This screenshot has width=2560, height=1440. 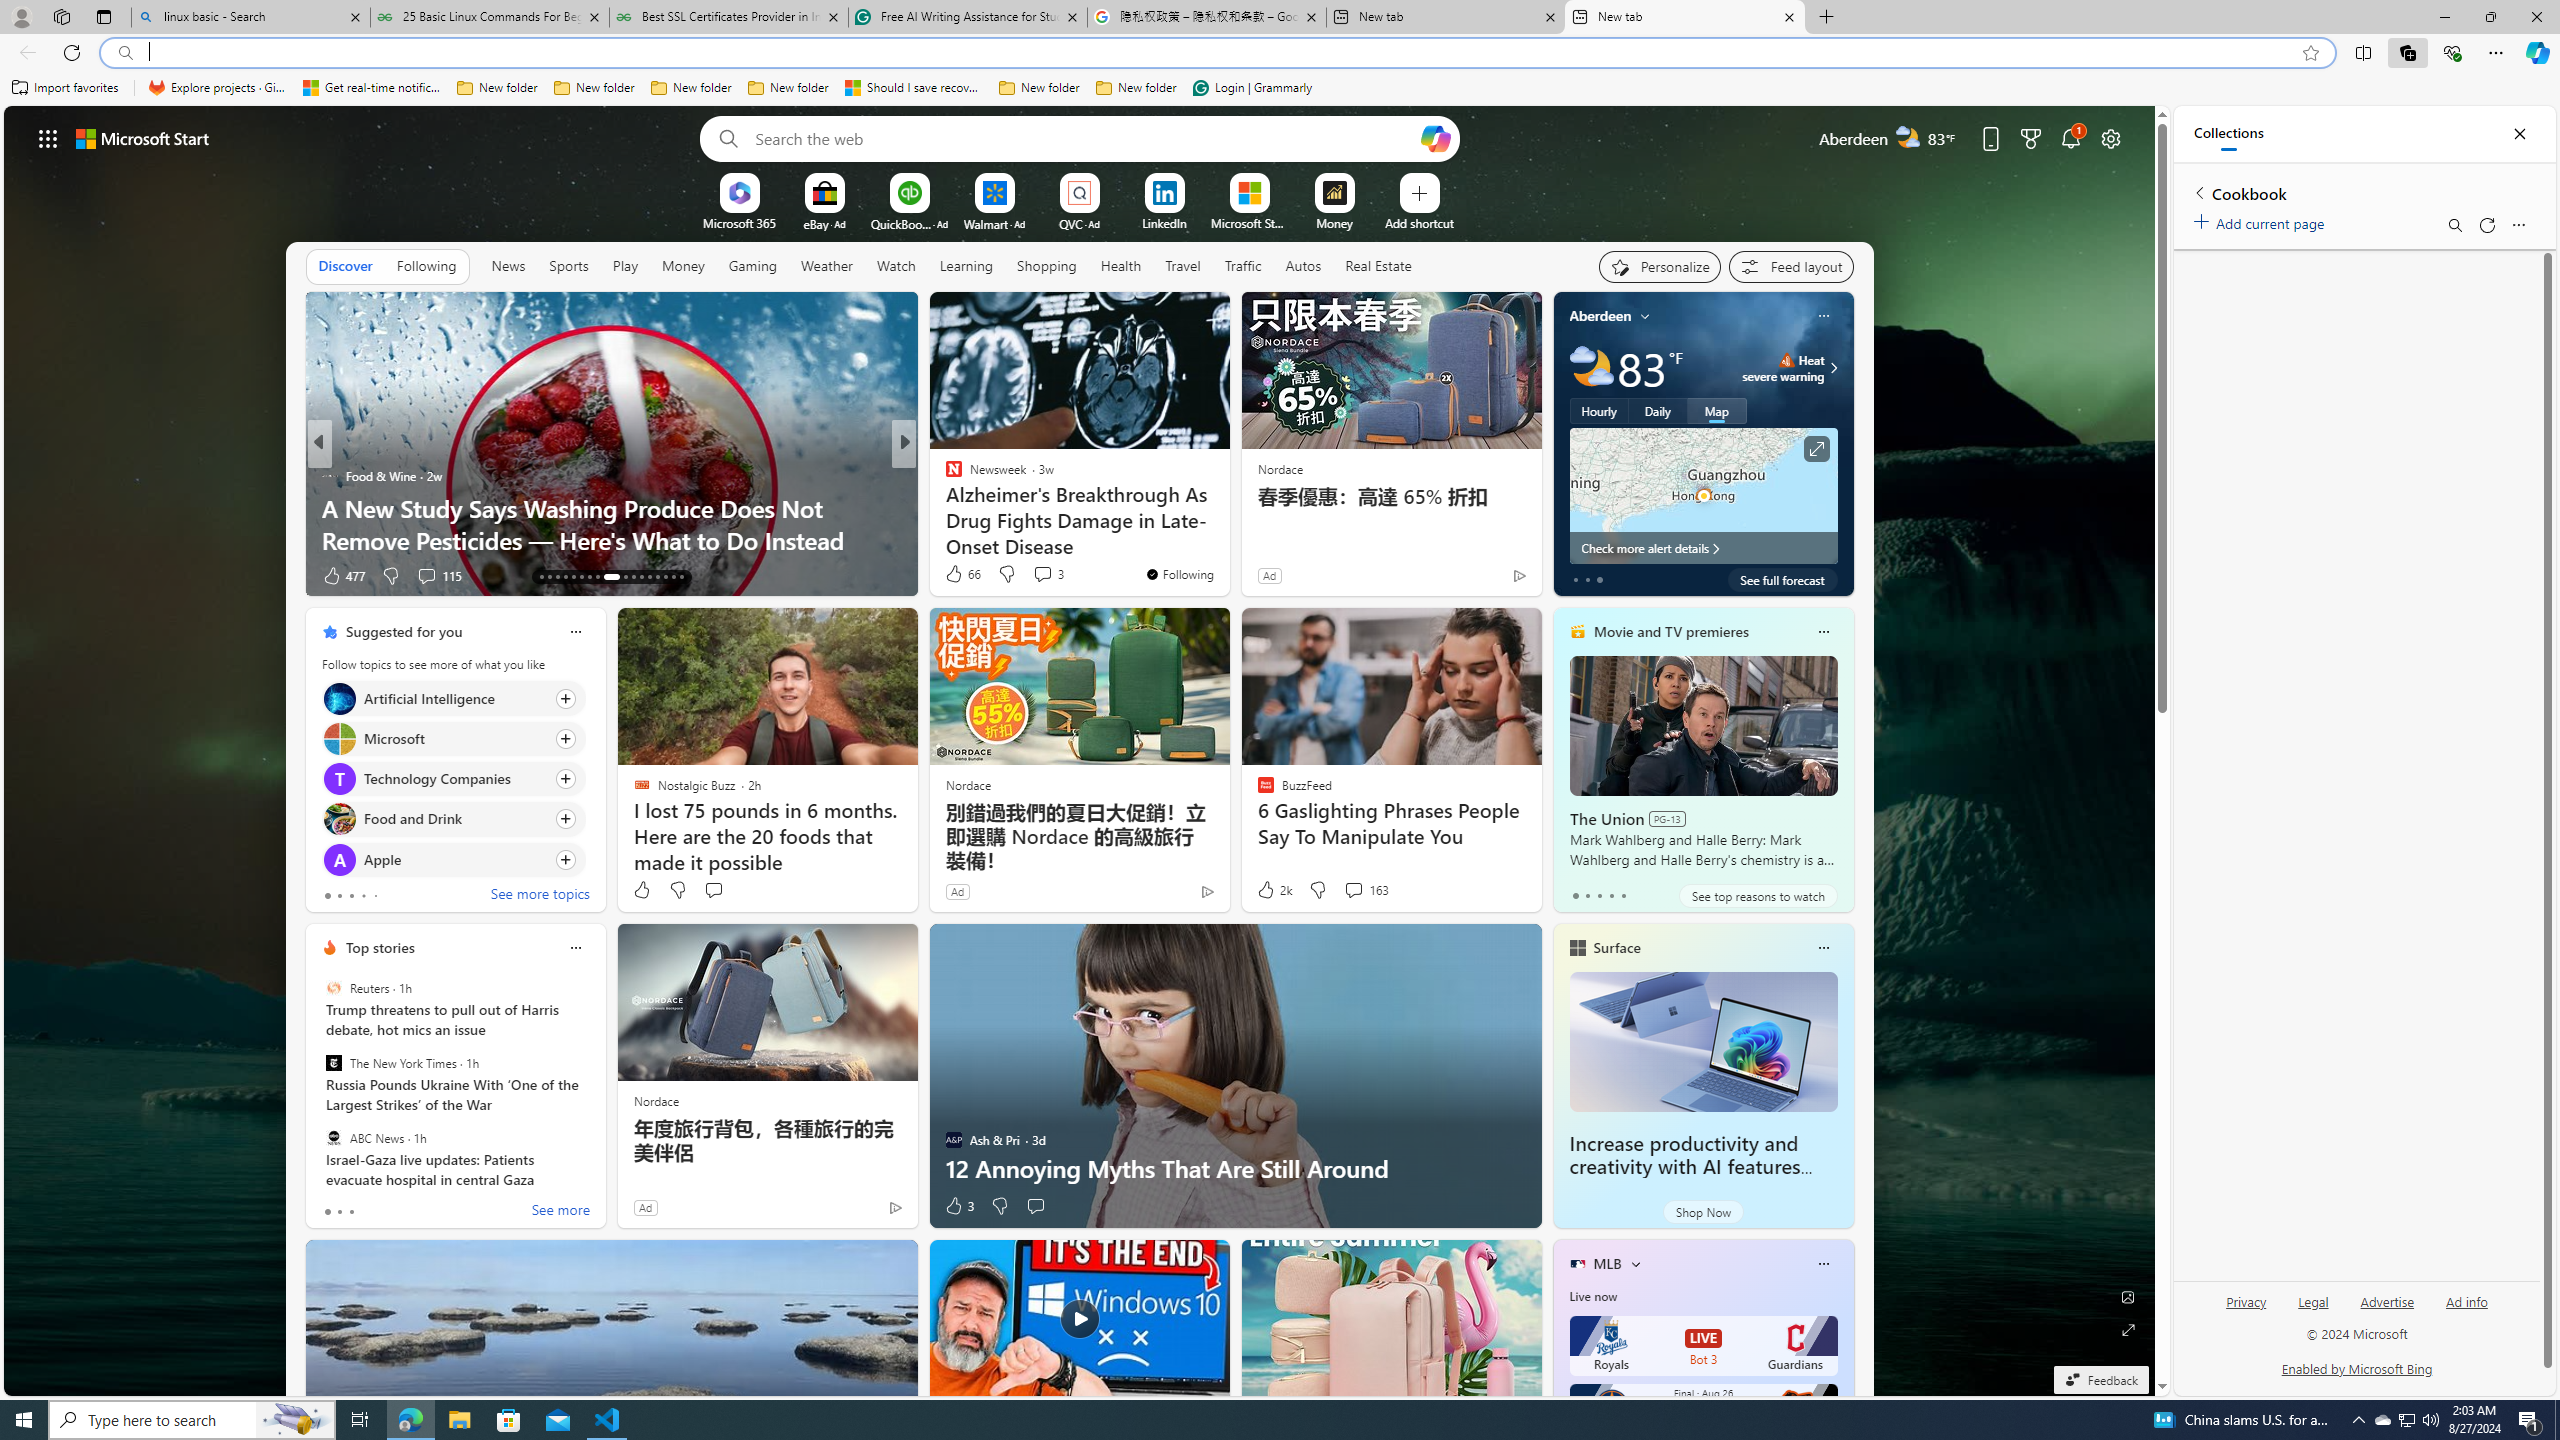 What do you see at coordinates (729, 16) in the screenshot?
I see `'Best SSL Certificates Provider in India - GeeksforGeeks'` at bounding box center [729, 16].